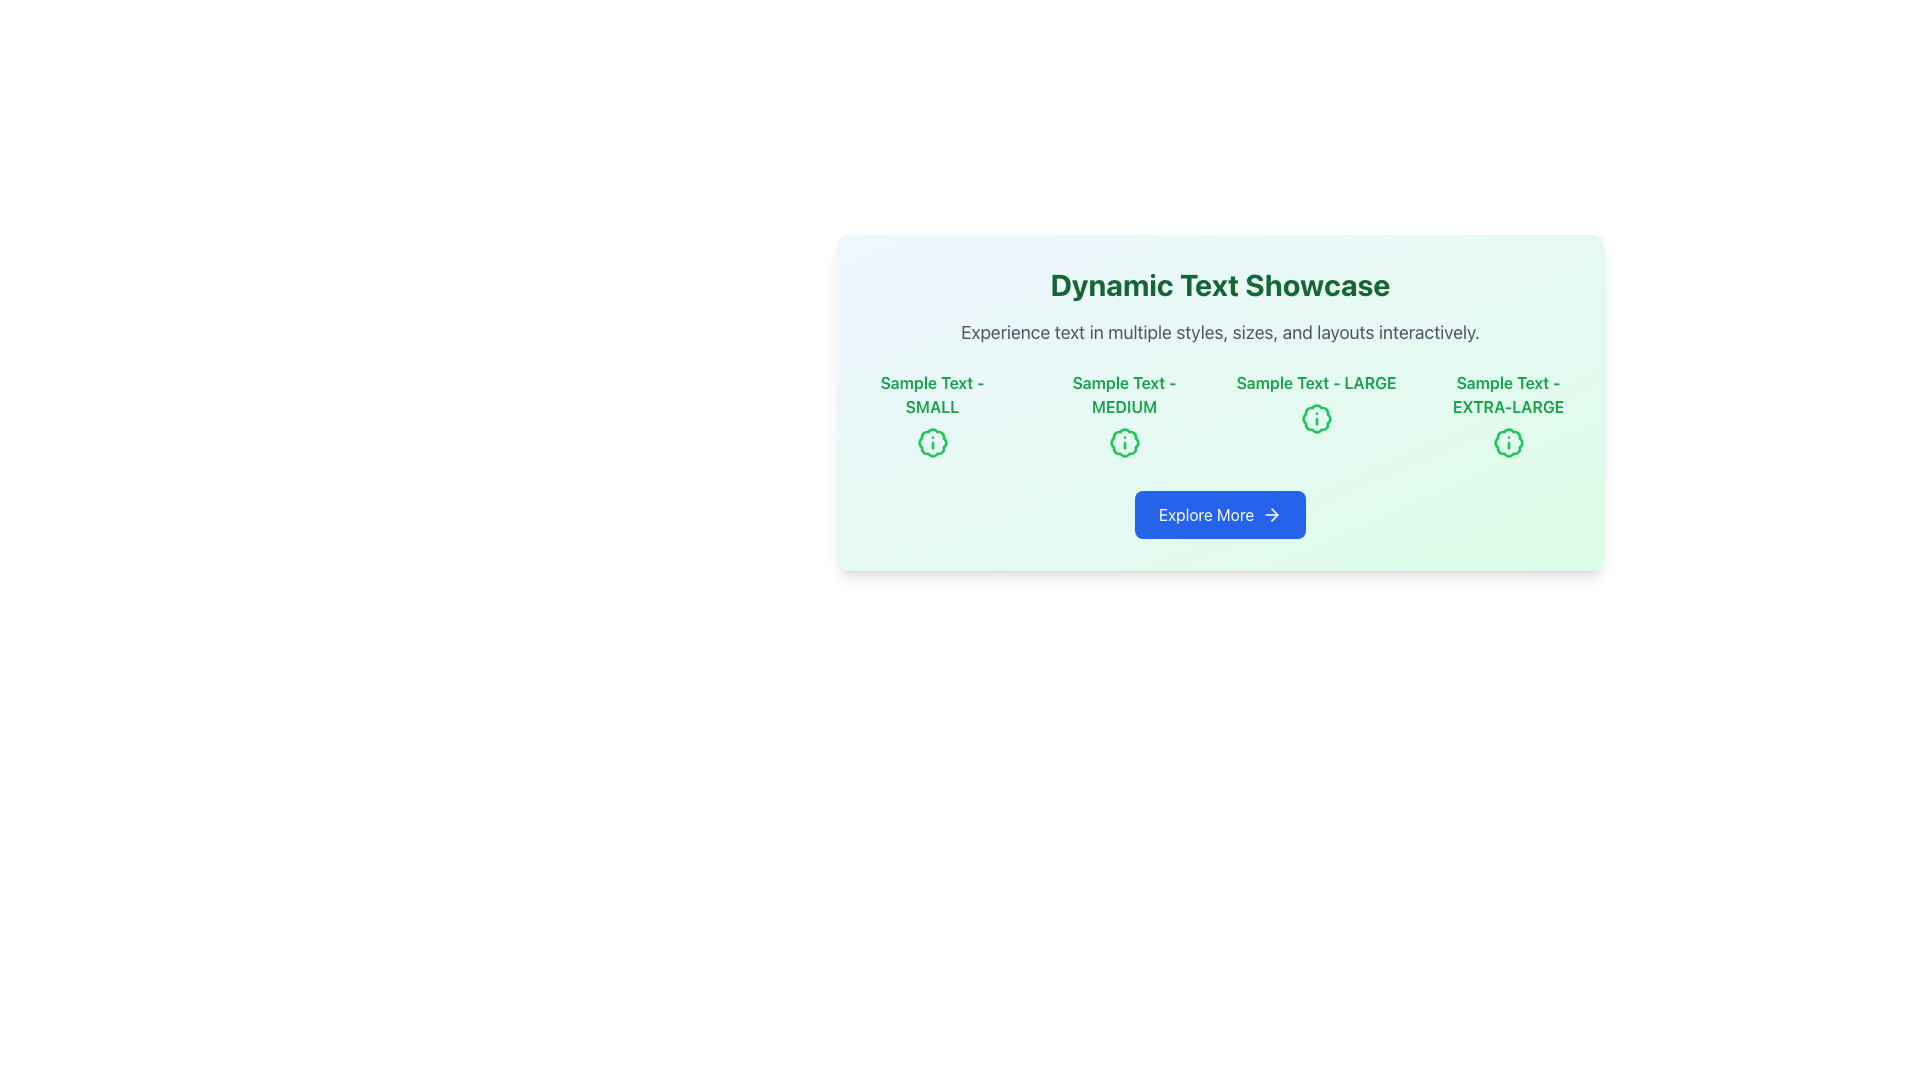  Describe the element at coordinates (1219, 331) in the screenshot. I see `the text block that displays the phrase 'Experience text in multiple styles, sizes, and layouts interactively.', which is styled with a 'text-lg' class and is positioned centrally beneath the 'Dynamic Text Showcase' header` at that location.